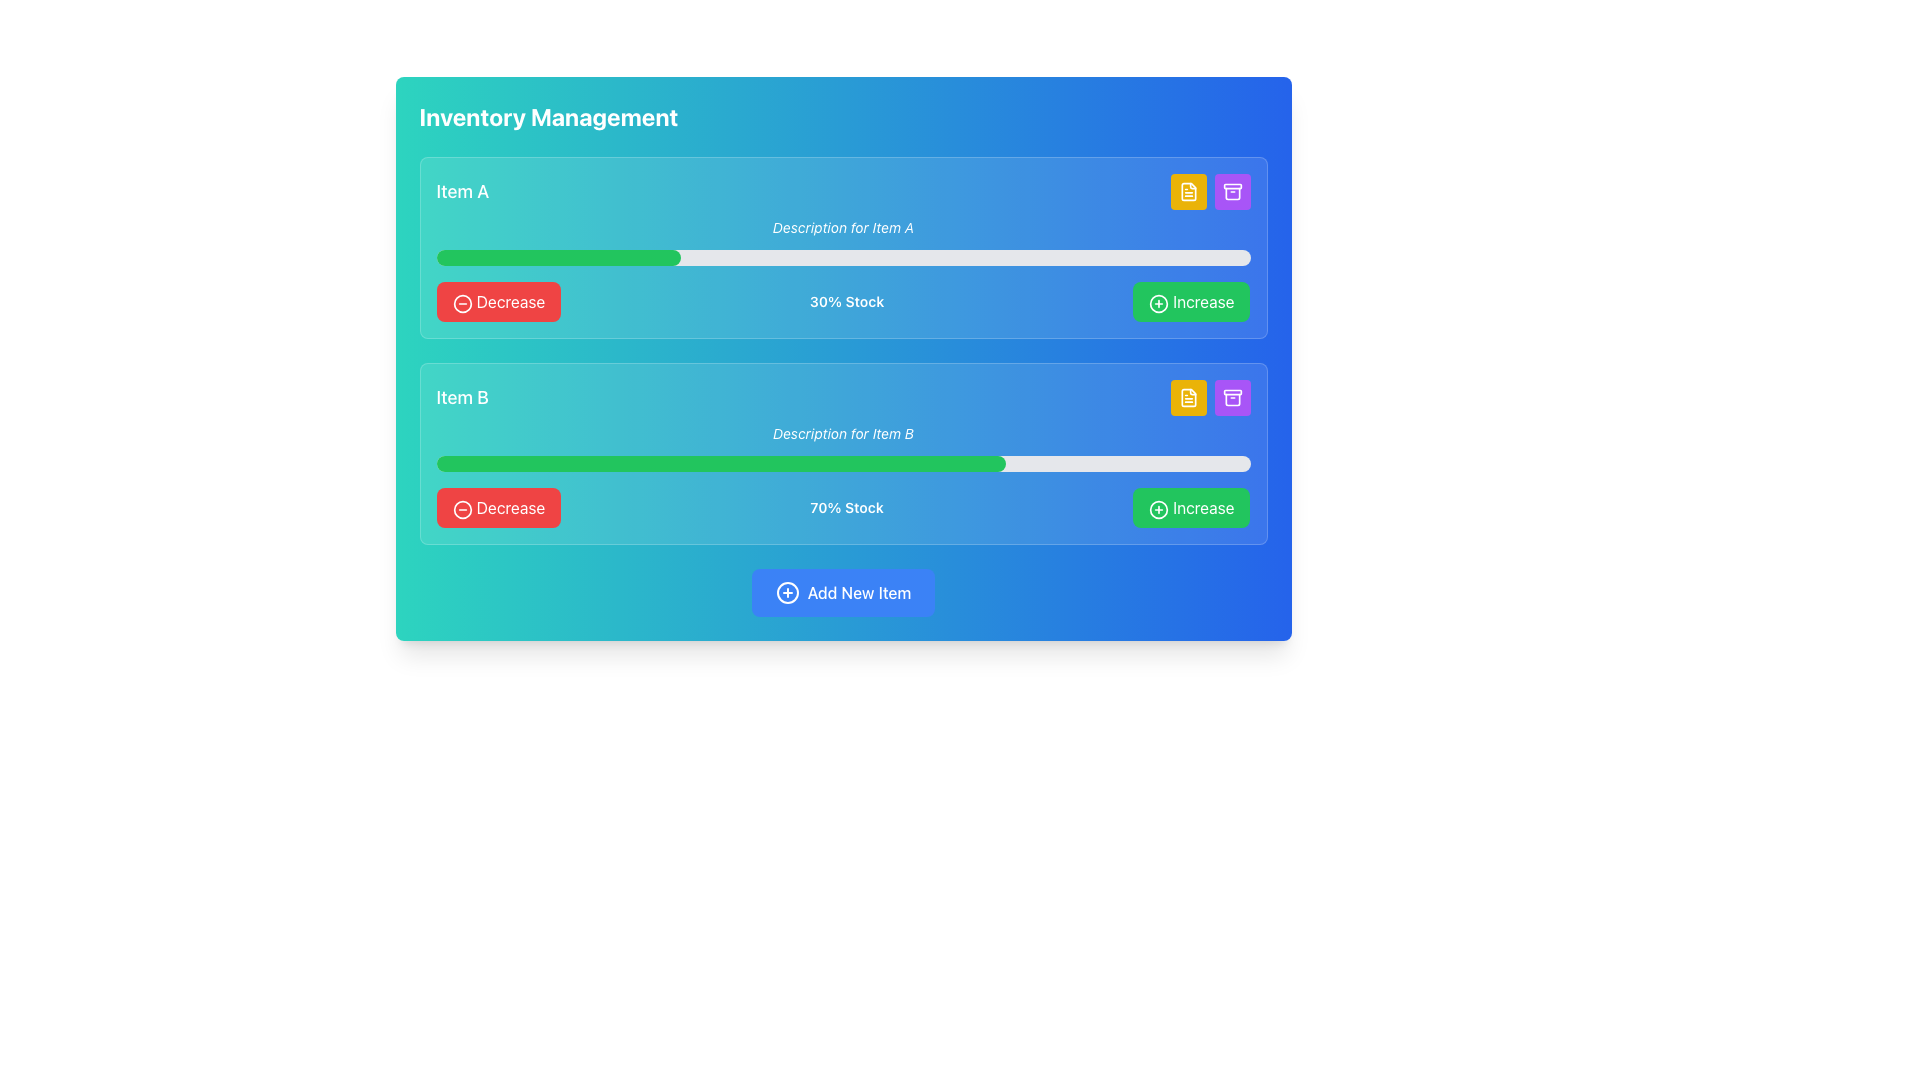  I want to click on the circular minus icon within the red 'Decrease' button to trigger a tooltip or visual response, so click(461, 303).